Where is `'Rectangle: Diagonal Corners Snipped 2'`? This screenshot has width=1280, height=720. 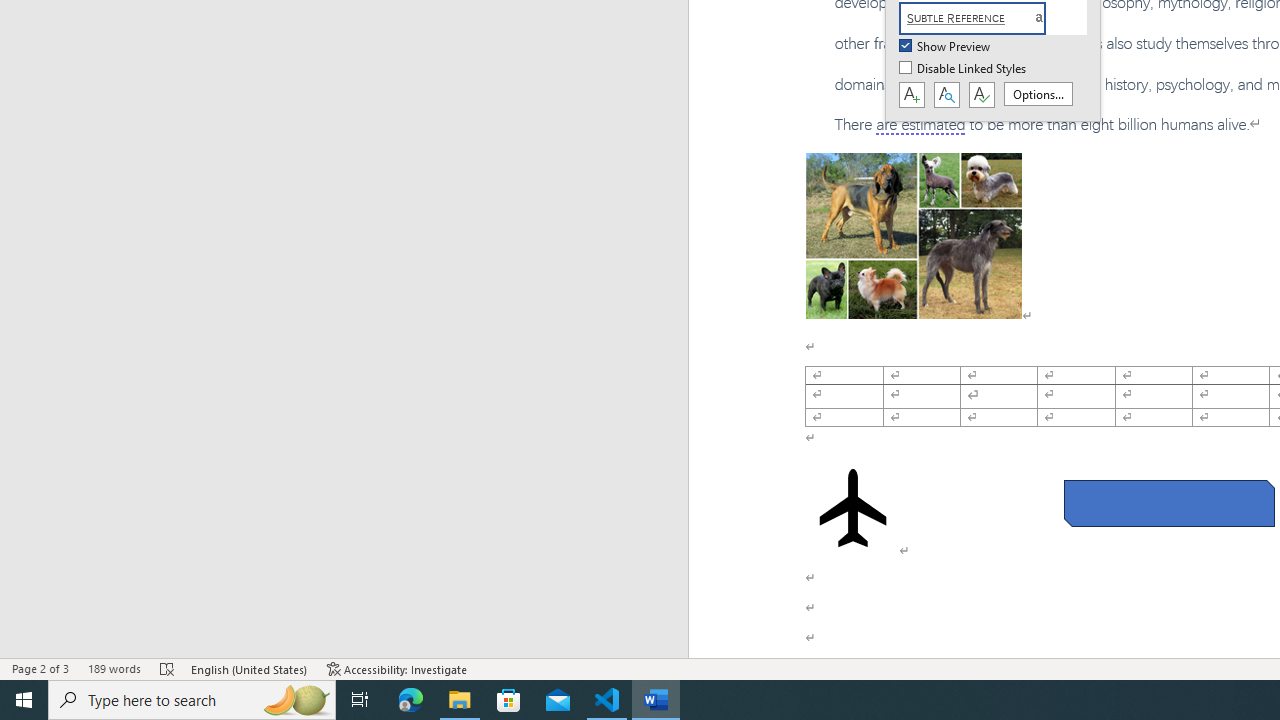
'Rectangle: Diagonal Corners Snipped 2' is located at coordinates (1169, 502).